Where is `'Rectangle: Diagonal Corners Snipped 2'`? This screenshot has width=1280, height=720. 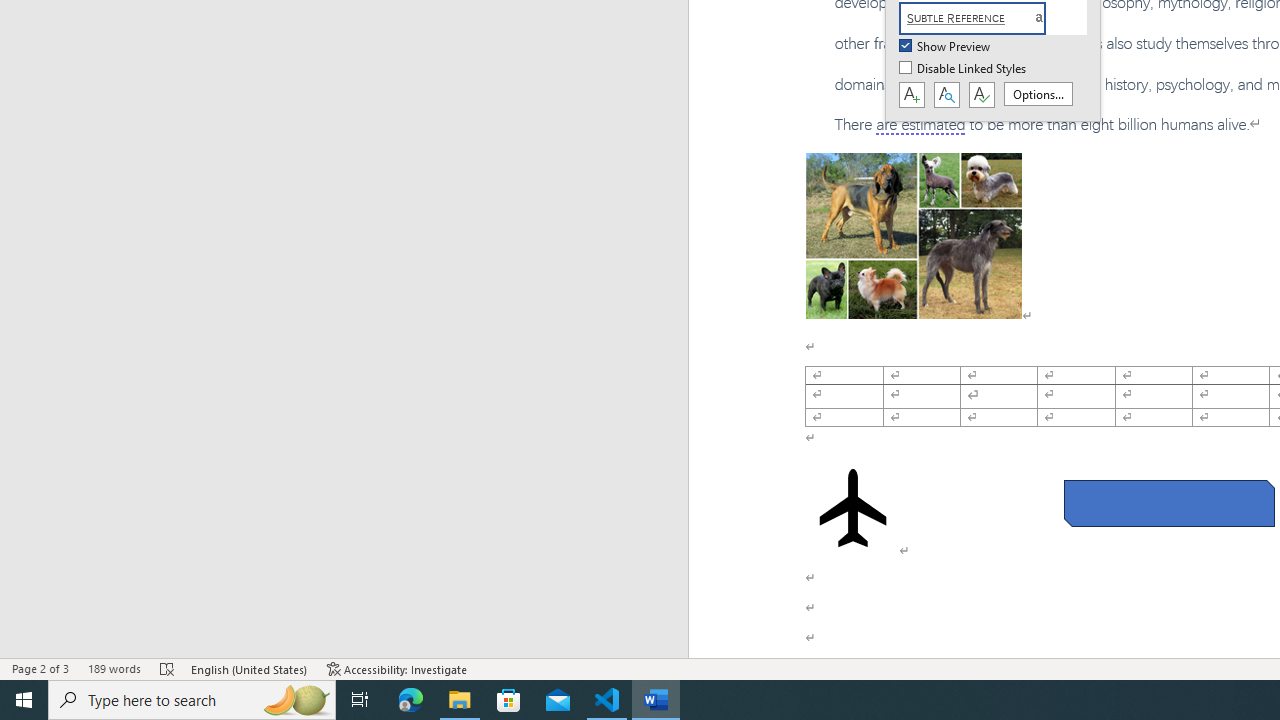
'Rectangle: Diagonal Corners Snipped 2' is located at coordinates (1169, 502).